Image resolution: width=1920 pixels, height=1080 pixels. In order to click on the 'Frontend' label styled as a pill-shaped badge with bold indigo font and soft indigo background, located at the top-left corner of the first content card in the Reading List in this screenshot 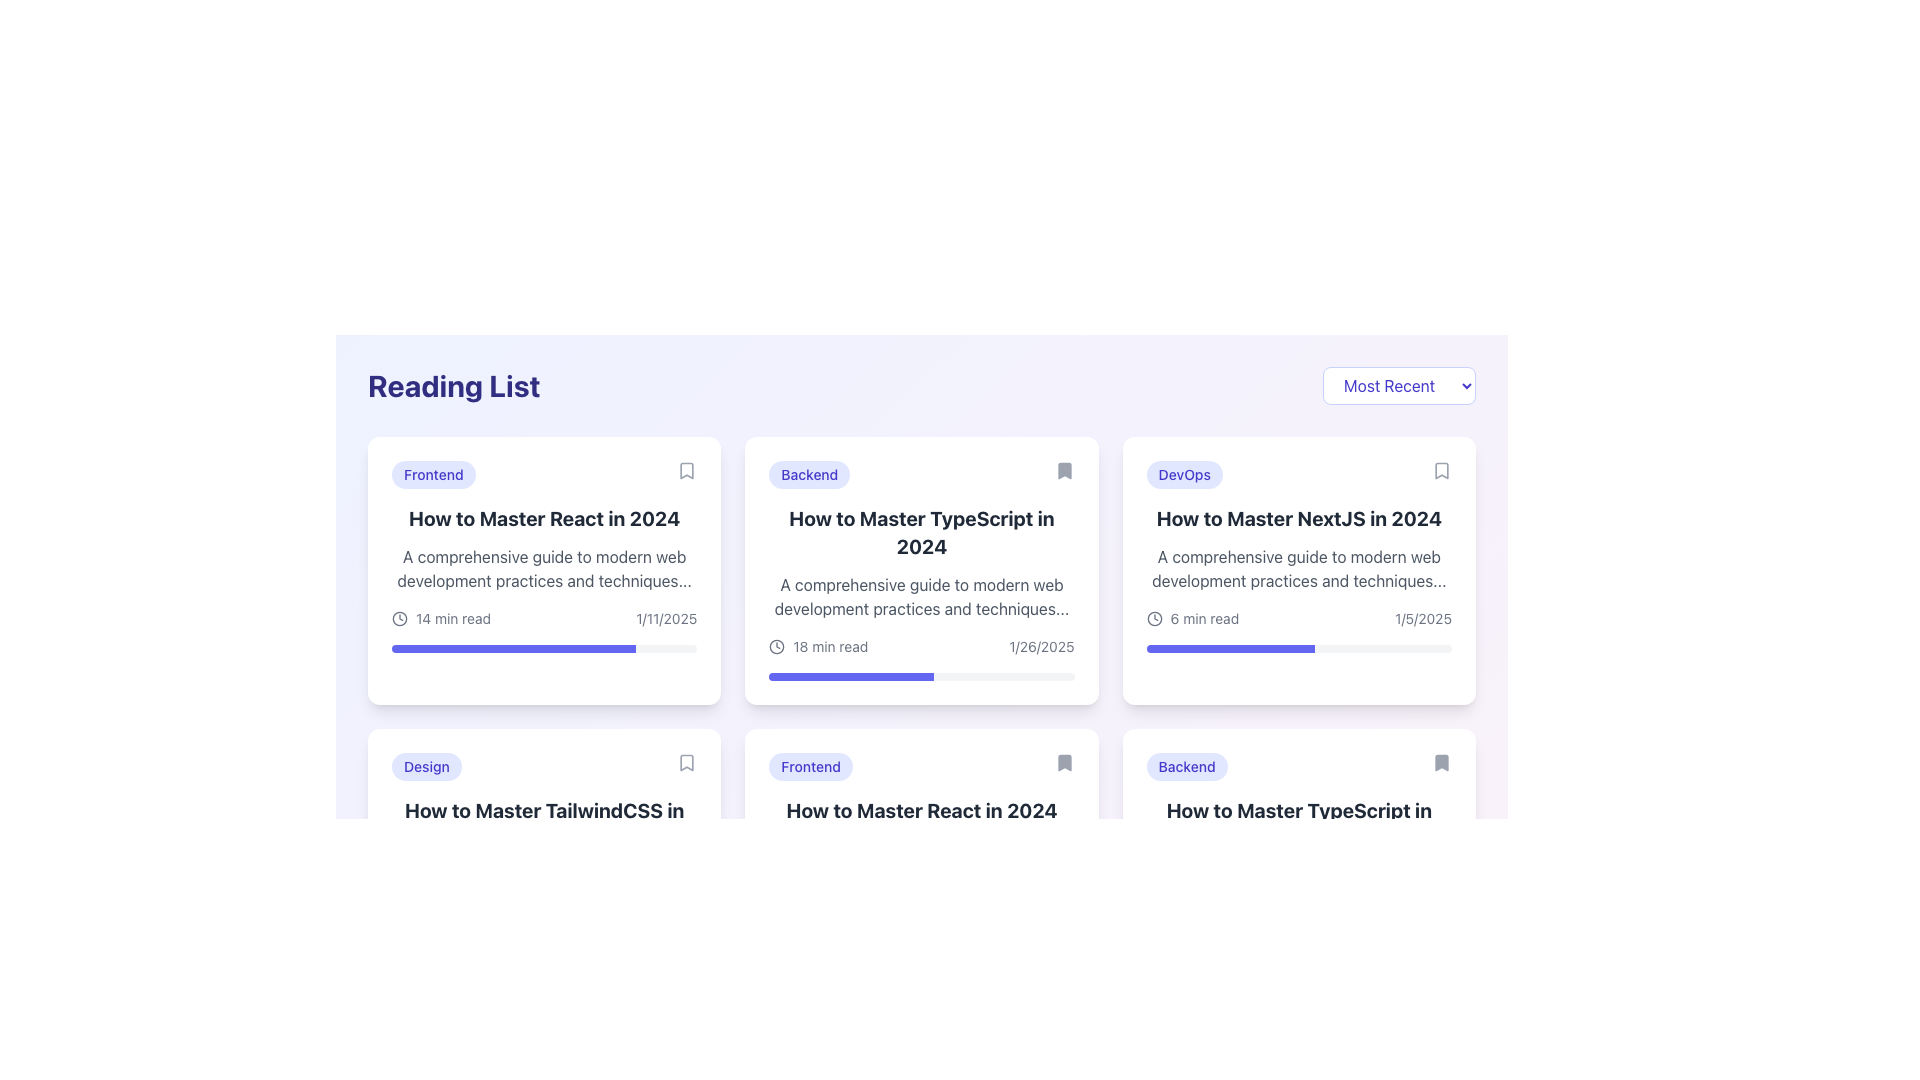, I will do `click(432, 474)`.